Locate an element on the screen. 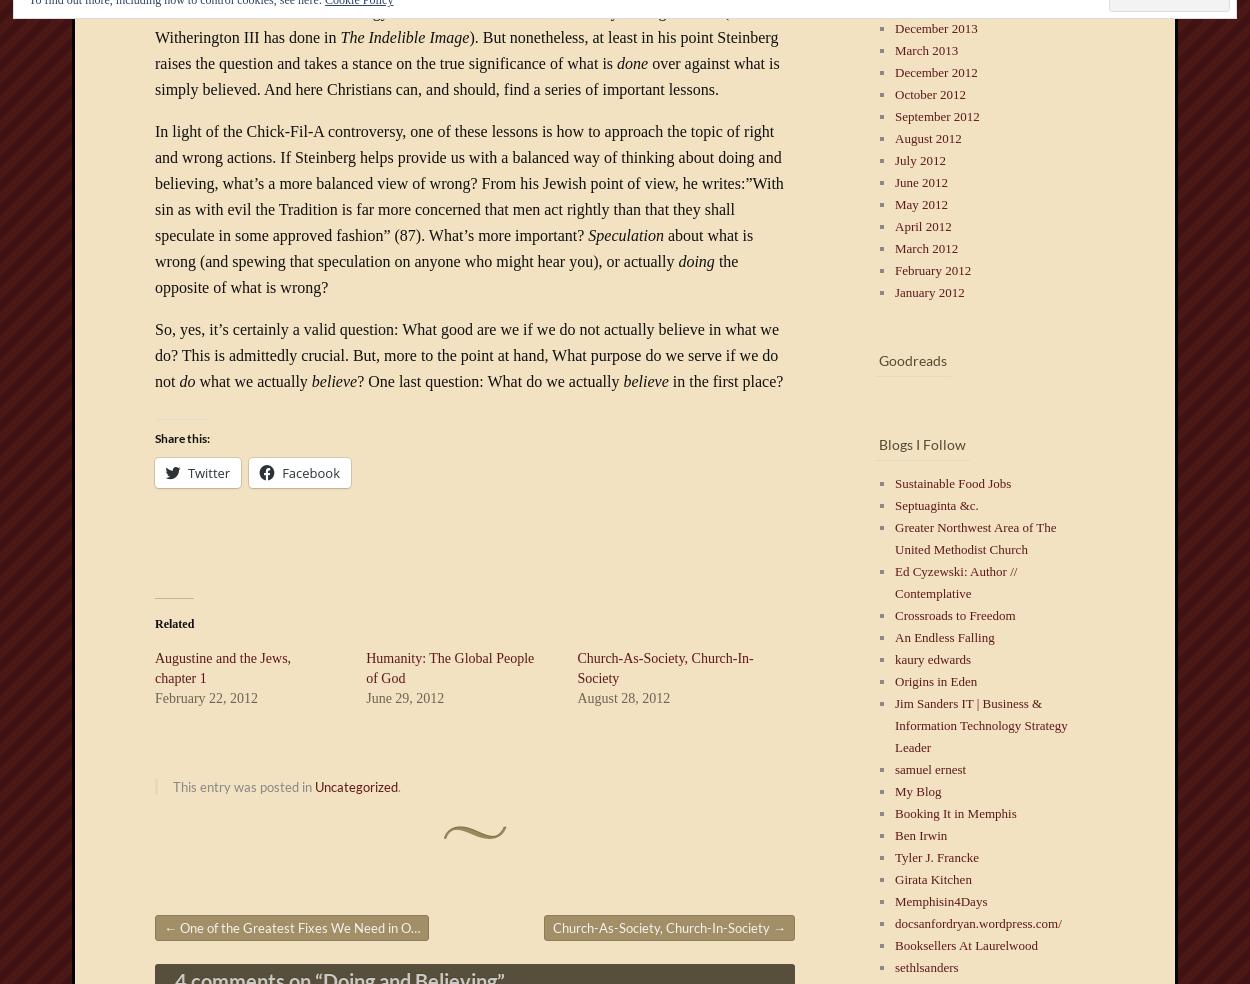  'Twitter' is located at coordinates (207, 473).